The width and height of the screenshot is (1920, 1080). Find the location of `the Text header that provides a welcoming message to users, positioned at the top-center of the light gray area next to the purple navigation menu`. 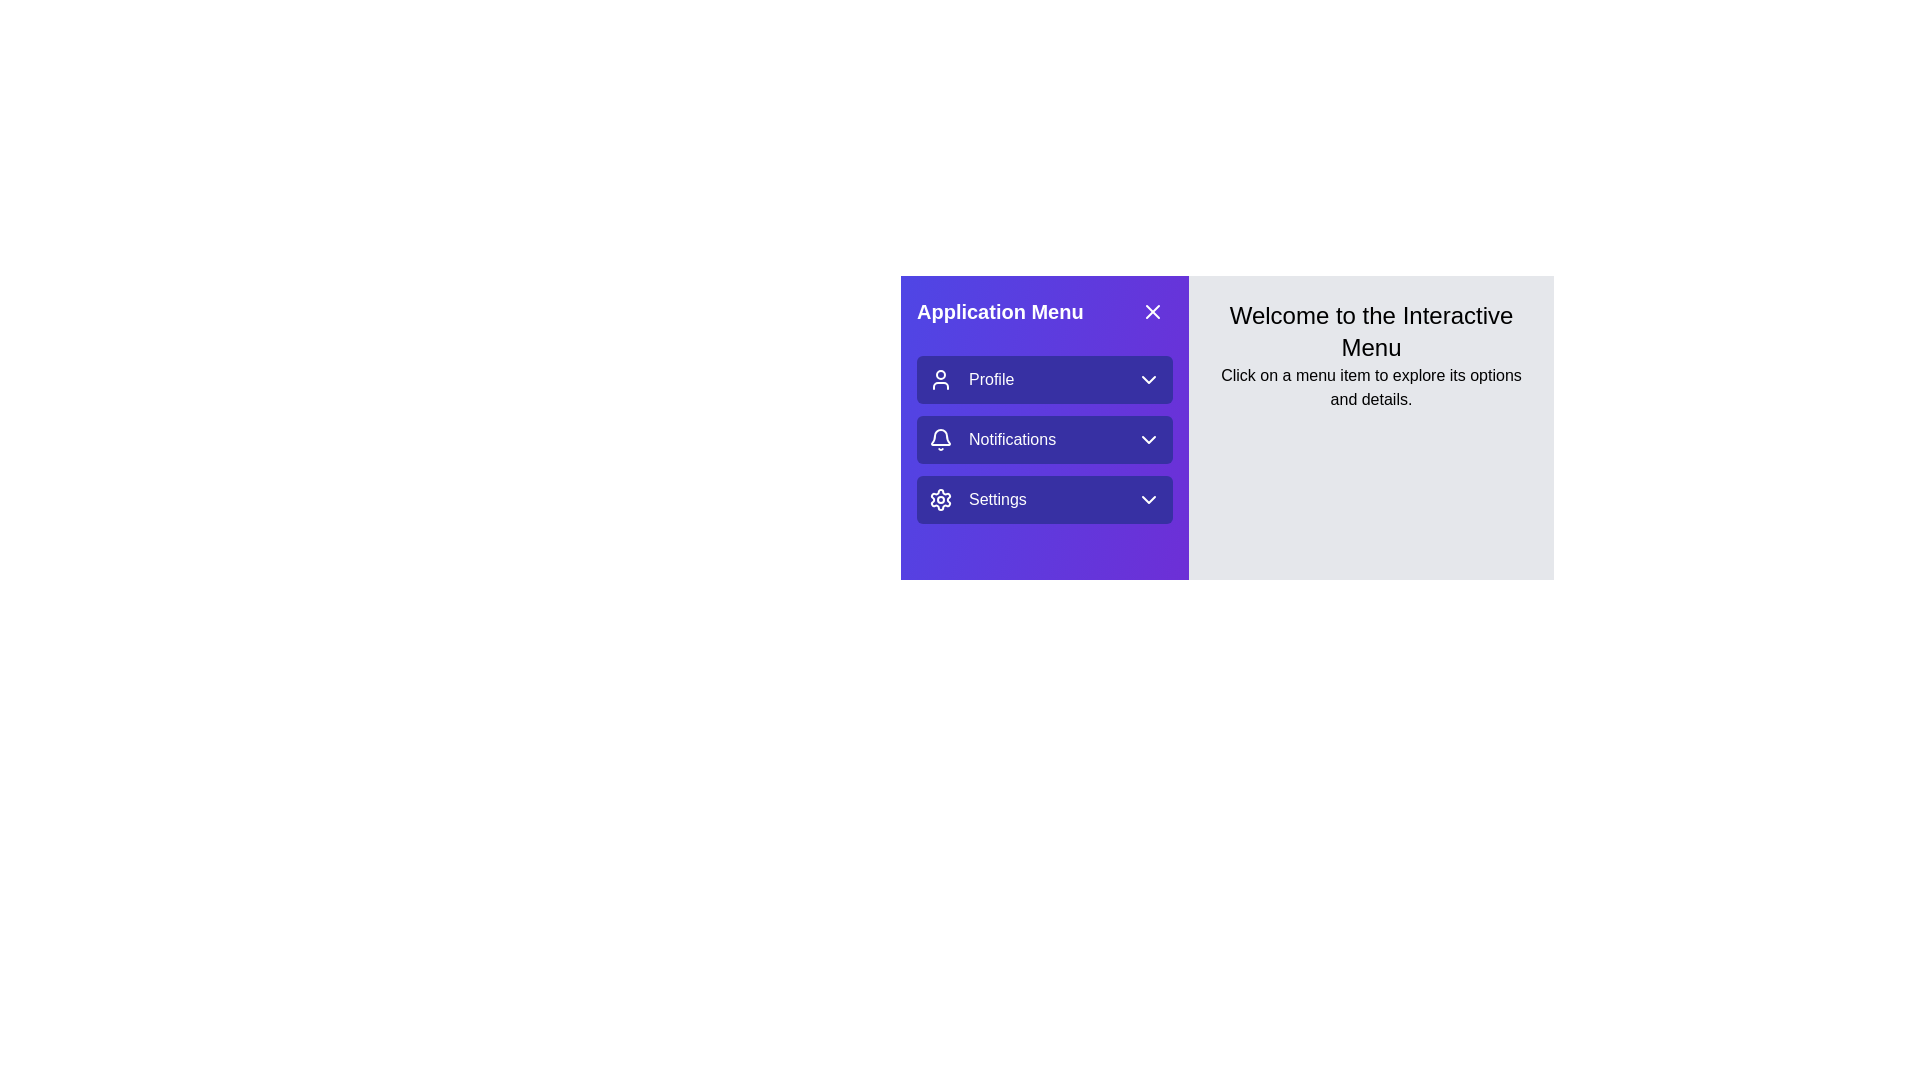

the Text header that provides a welcoming message to users, positioned at the top-center of the light gray area next to the purple navigation menu is located at coordinates (1370, 330).